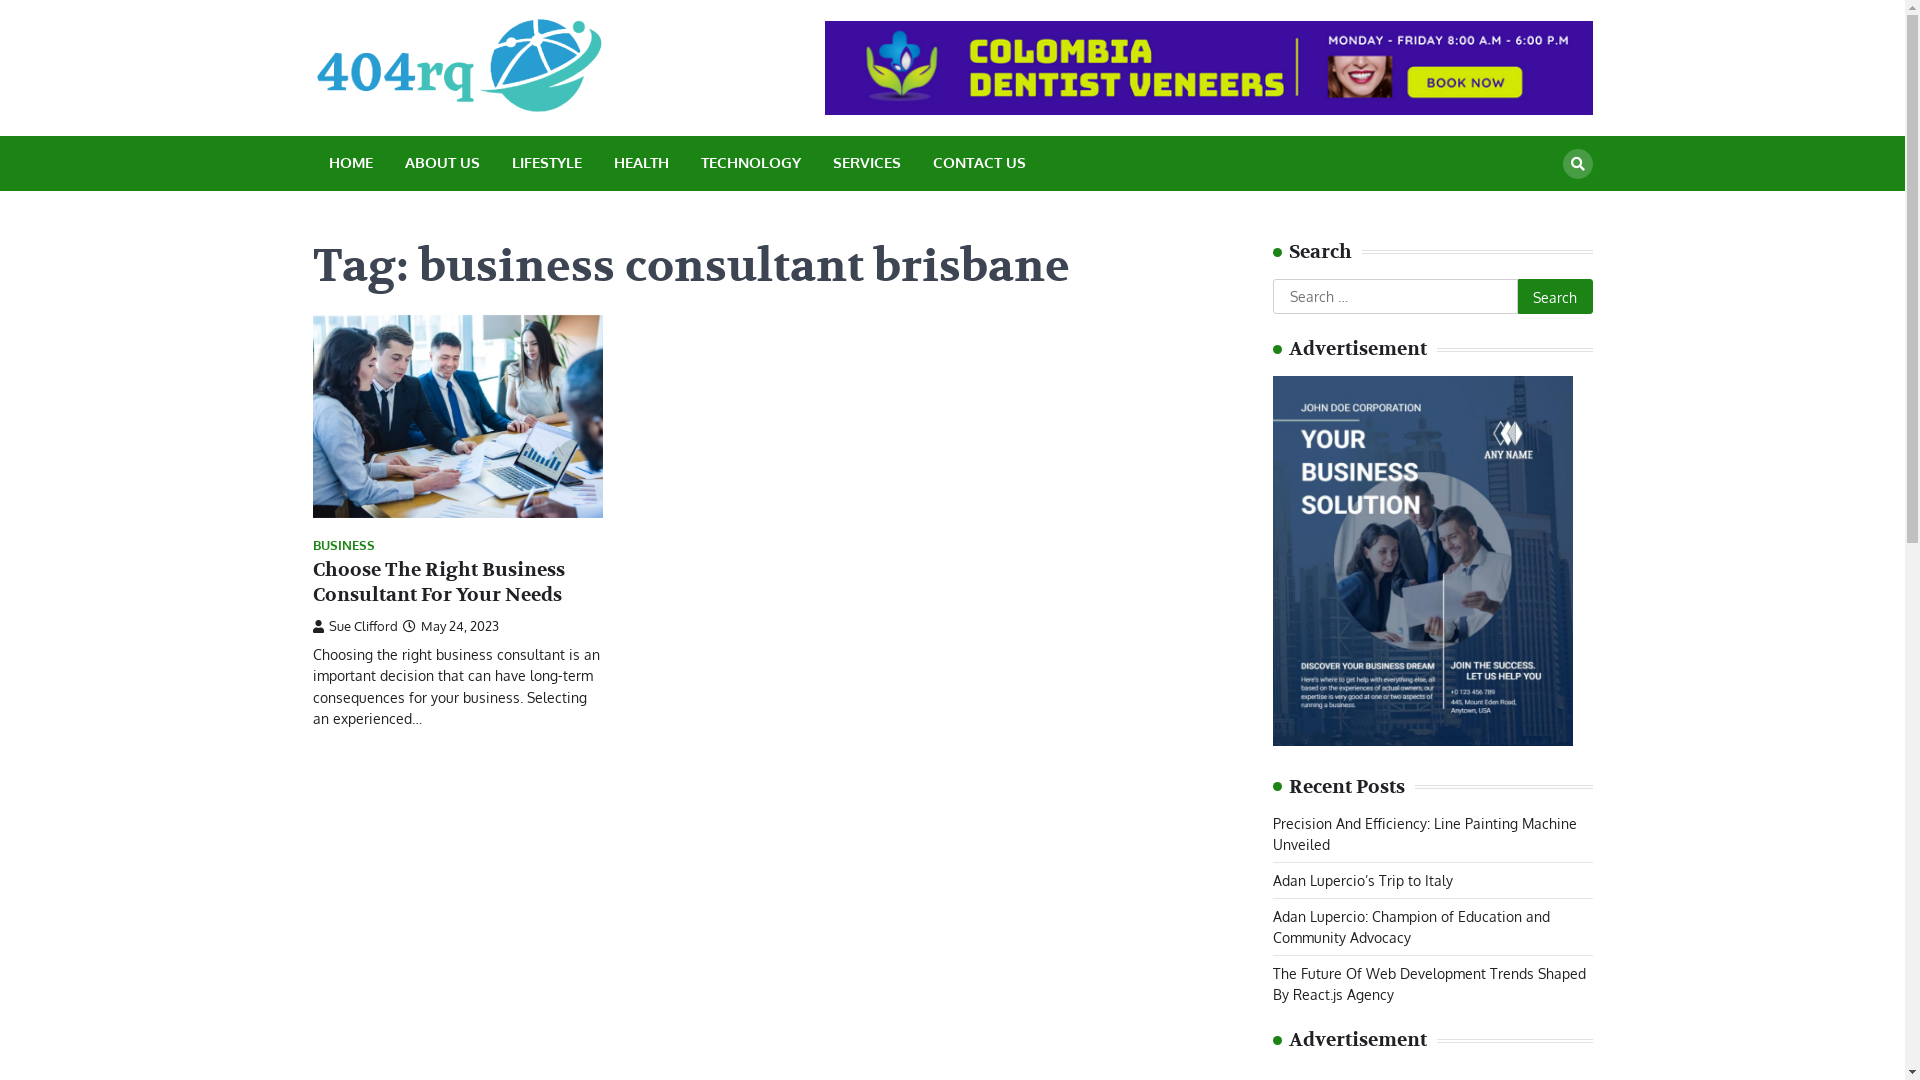 Image resolution: width=1920 pixels, height=1080 pixels. I want to click on 'SERVICES', so click(865, 162).